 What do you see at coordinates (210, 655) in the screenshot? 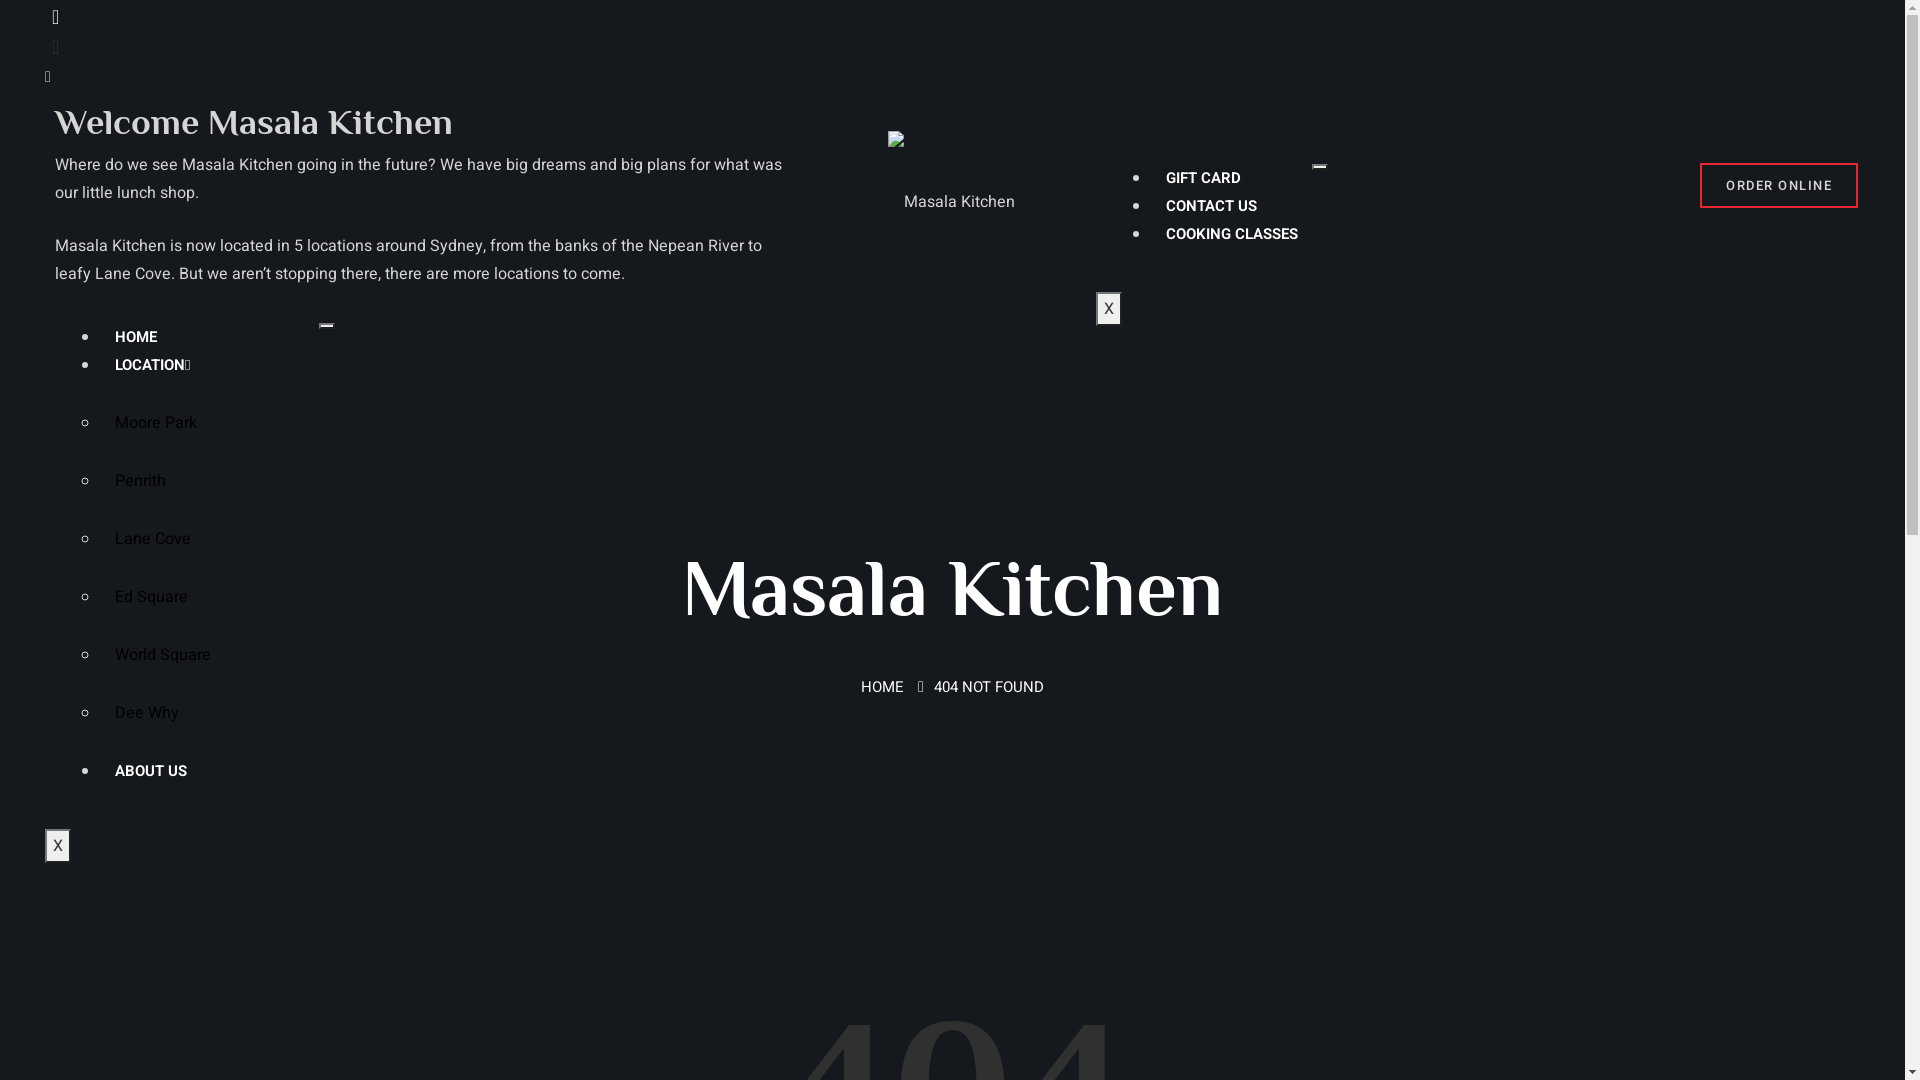
I see `'World Square'` at bounding box center [210, 655].